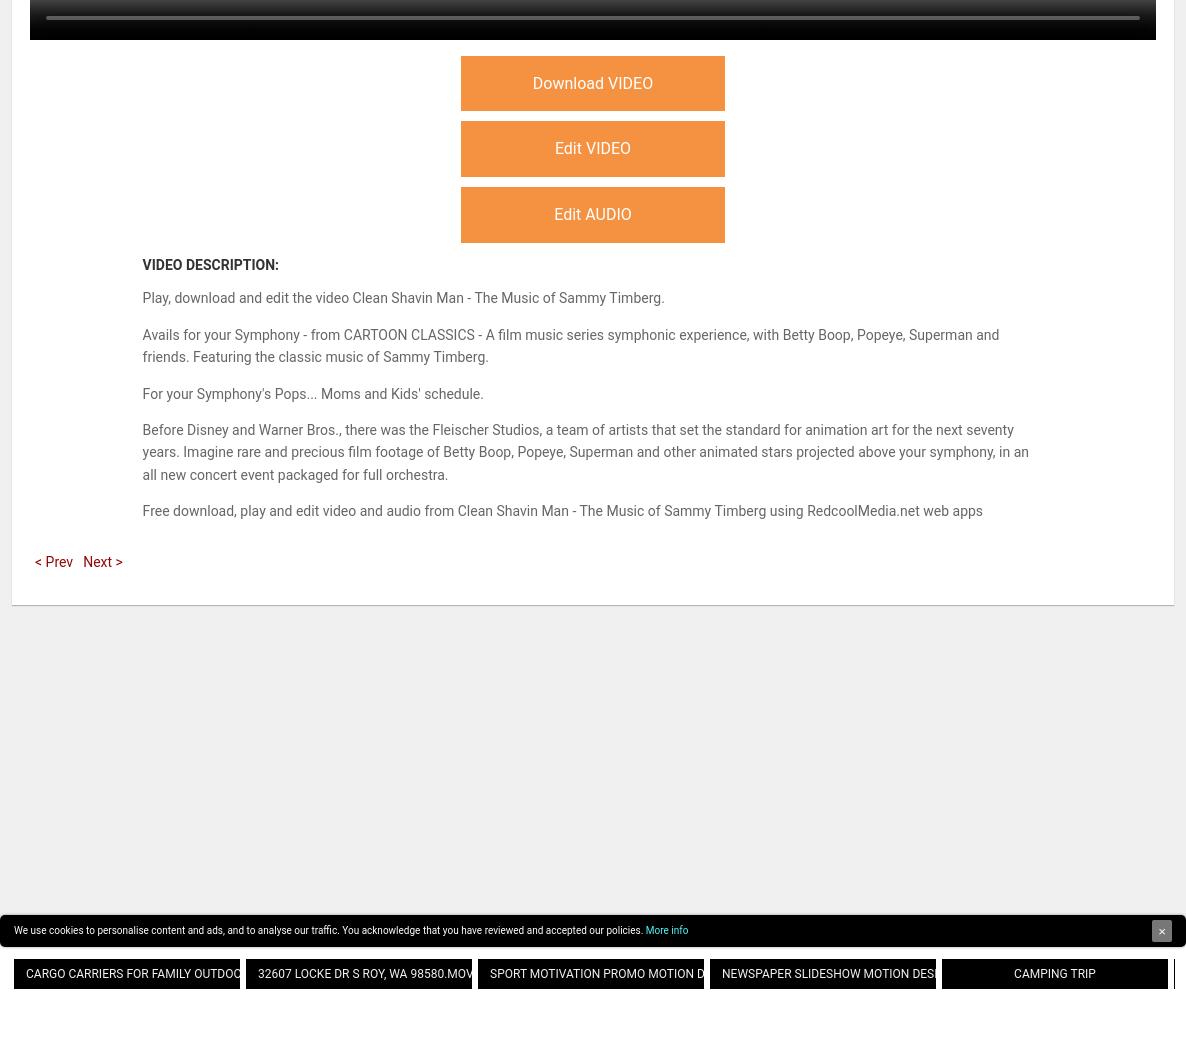 Image resolution: width=1186 pixels, height=1053 pixels. What do you see at coordinates (1054, 972) in the screenshot?
I see `'Camping Trip'` at bounding box center [1054, 972].